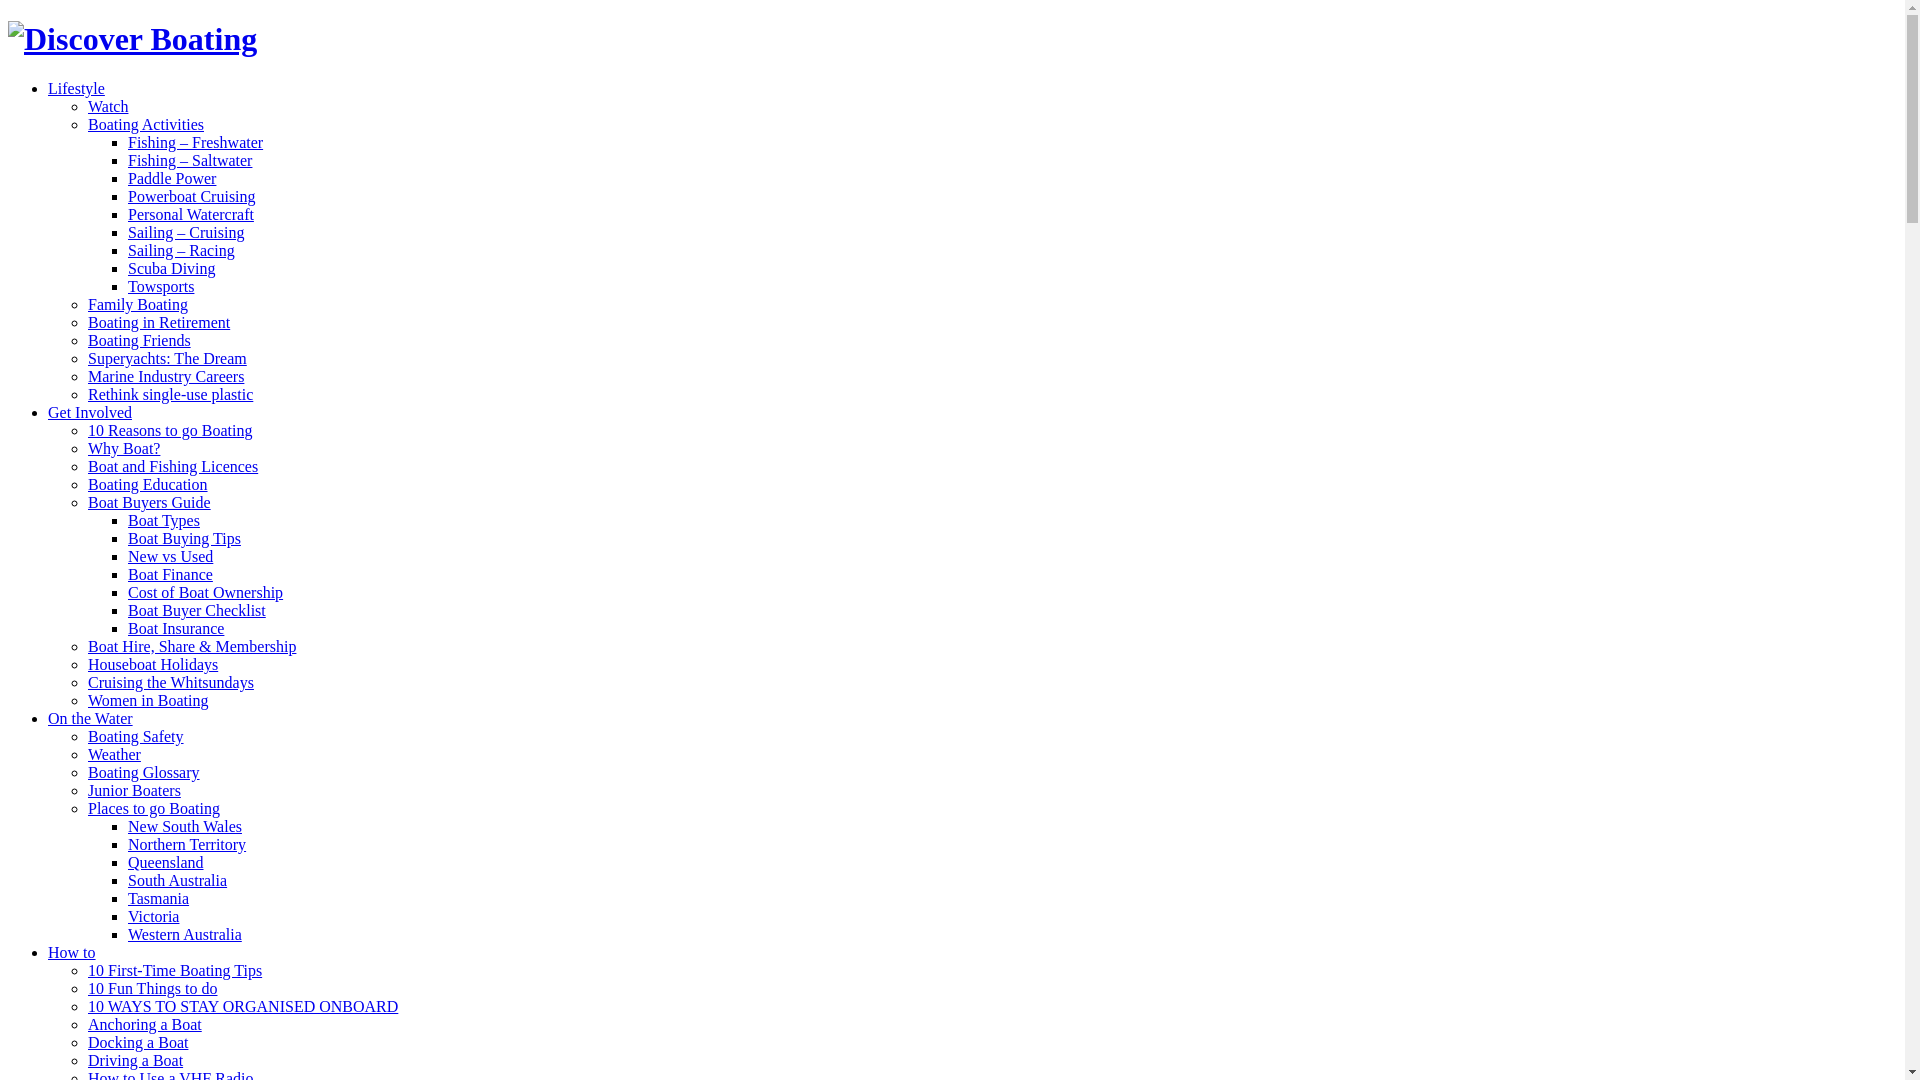 The height and width of the screenshot is (1080, 1920). What do you see at coordinates (137, 1041) in the screenshot?
I see `'Docking a Boat'` at bounding box center [137, 1041].